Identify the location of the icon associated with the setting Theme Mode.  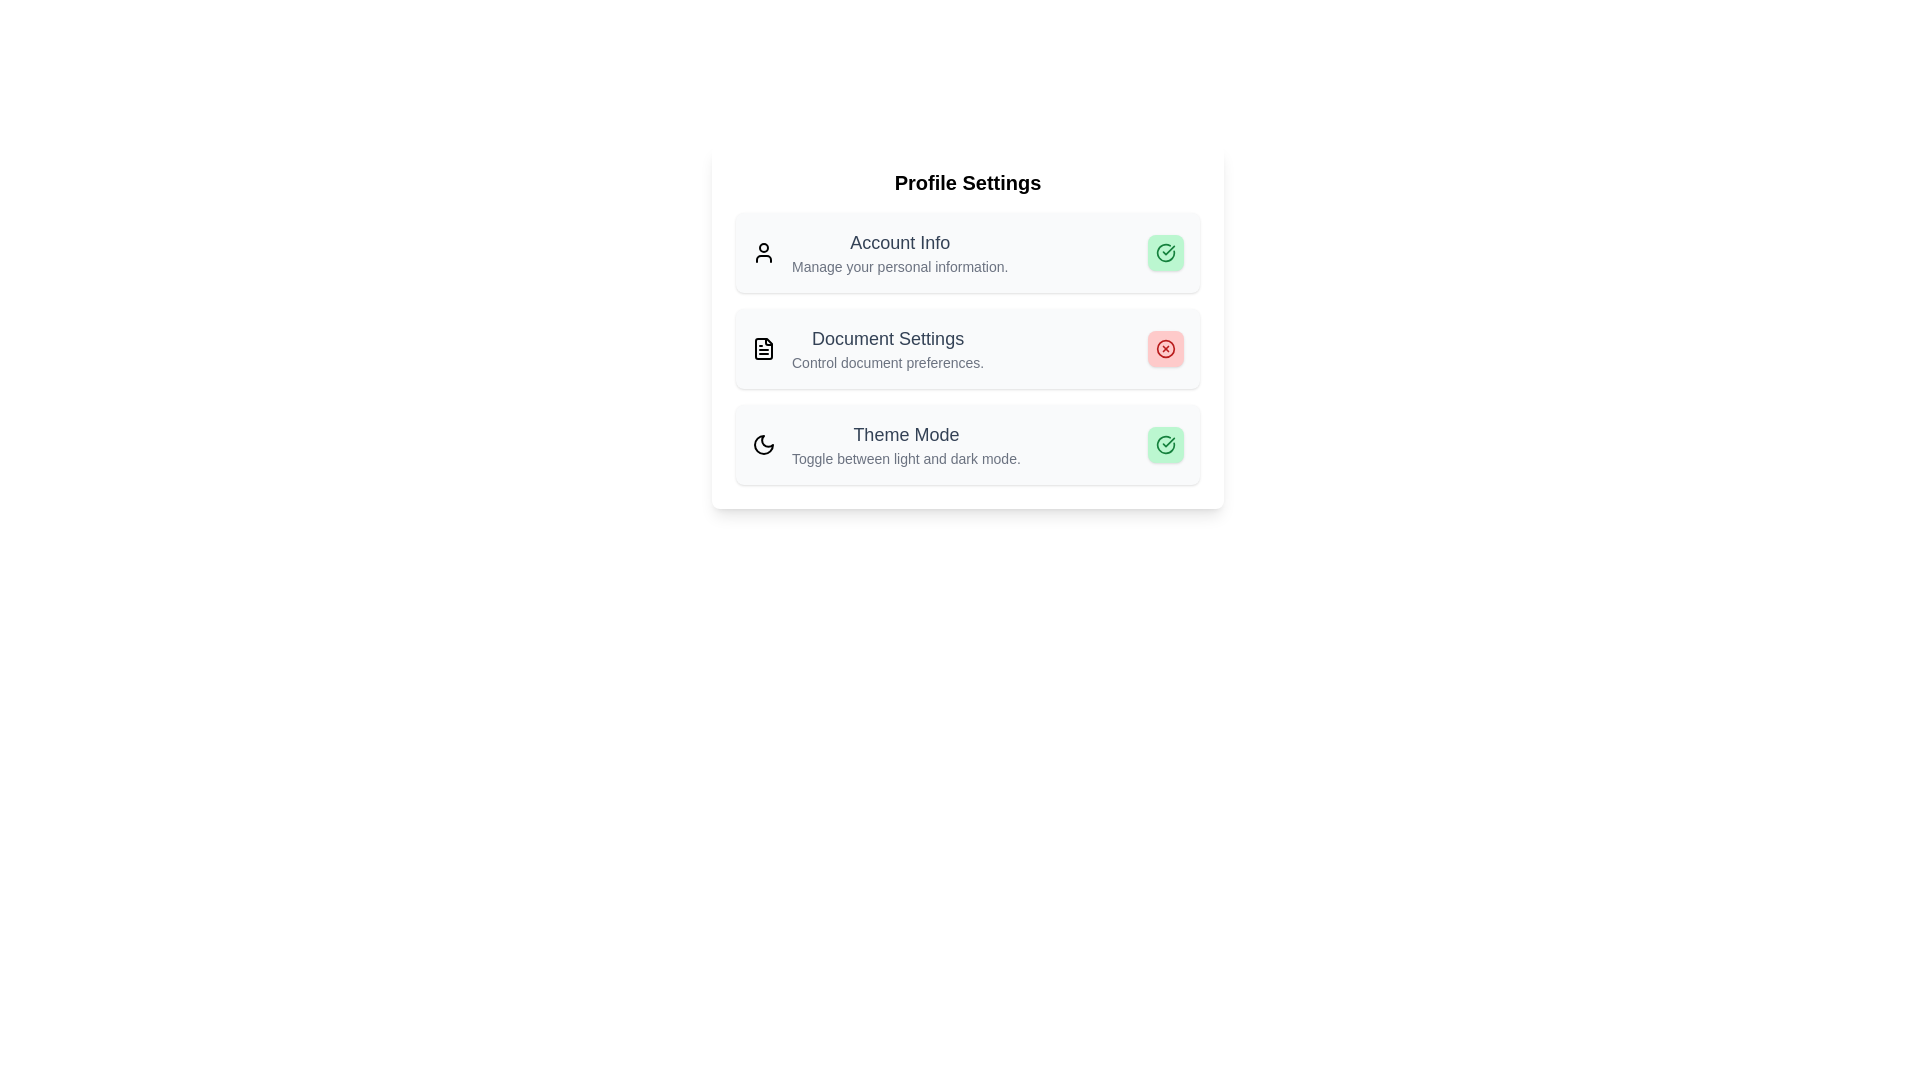
(762, 443).